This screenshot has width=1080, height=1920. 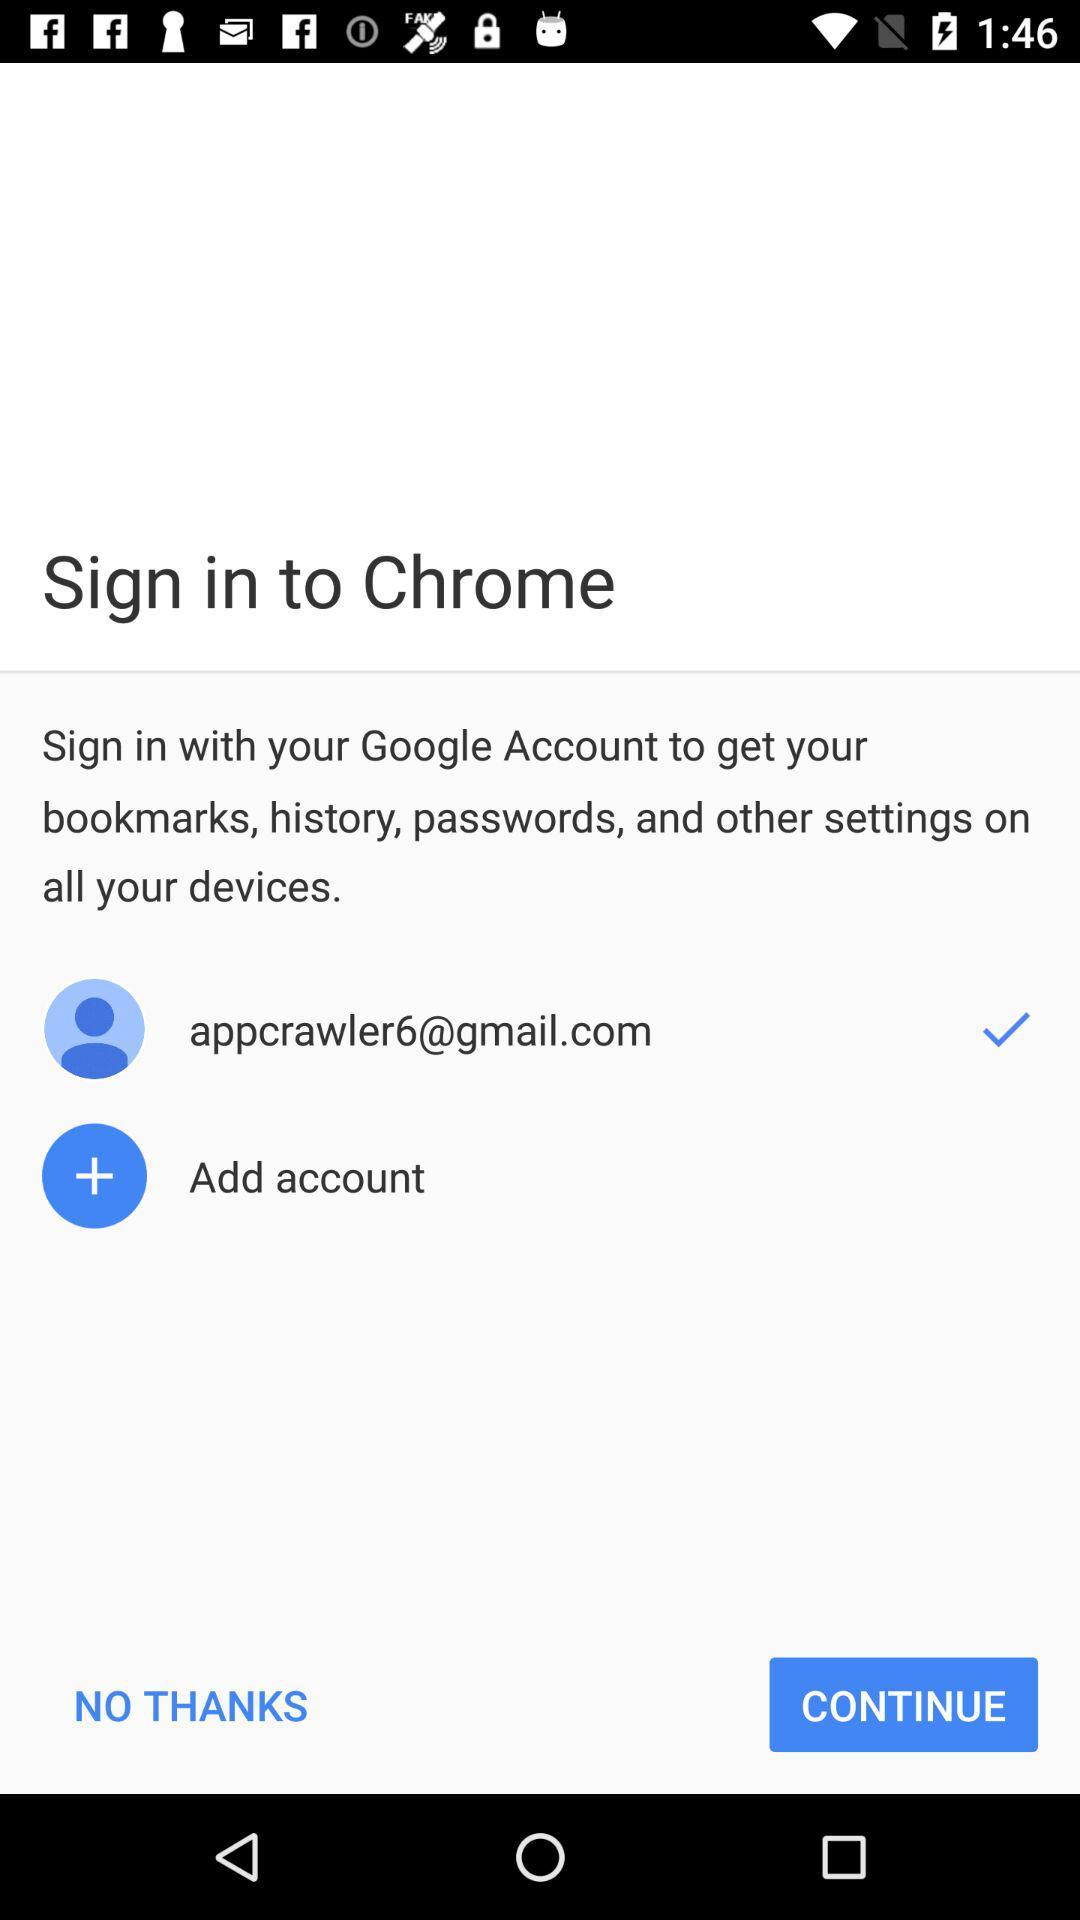 I want to click on no thanks at the bottom left corner, so click(x=190, y=1703).